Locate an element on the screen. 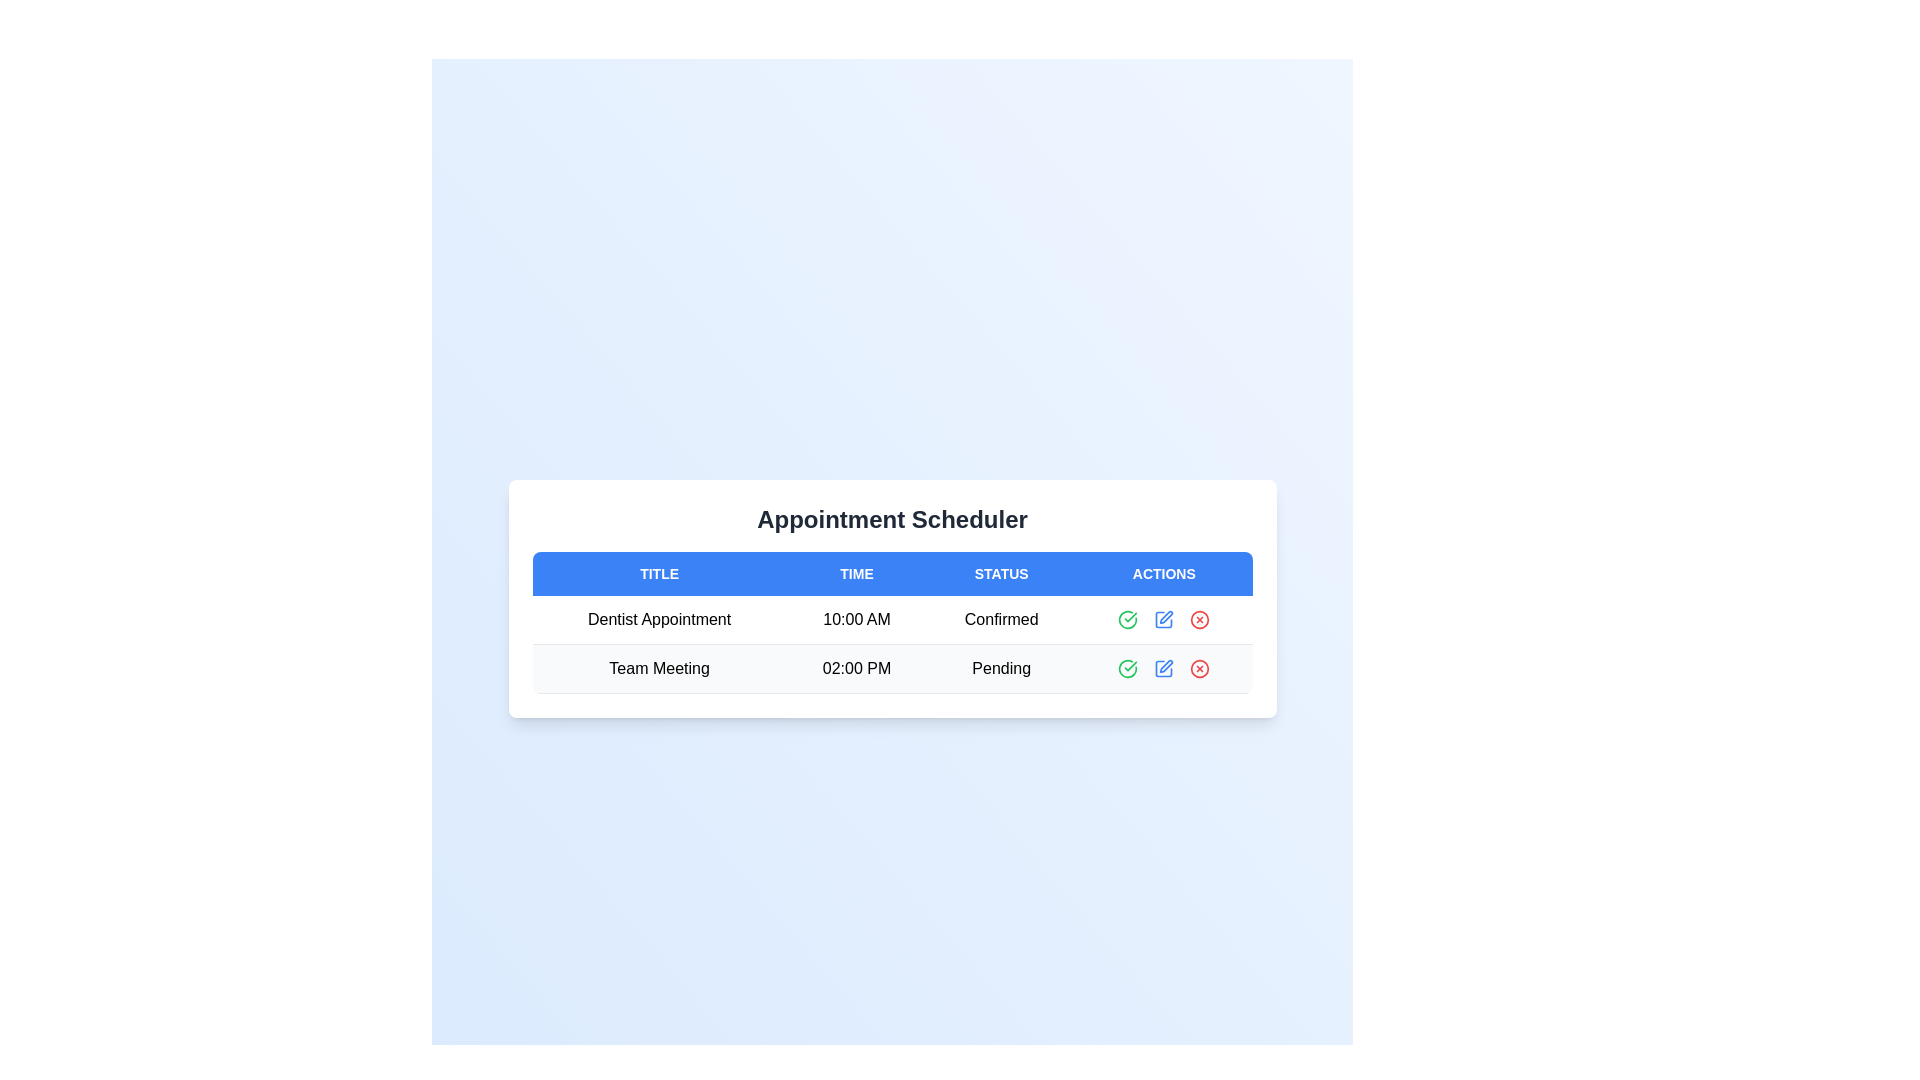 The height and width of the screenshot is (1080, 1920). the static text label displaying the status 'Pending' for the 'Team Meeting', located in the 'Status' column of the table layout is located at coordinates (1001, 668).